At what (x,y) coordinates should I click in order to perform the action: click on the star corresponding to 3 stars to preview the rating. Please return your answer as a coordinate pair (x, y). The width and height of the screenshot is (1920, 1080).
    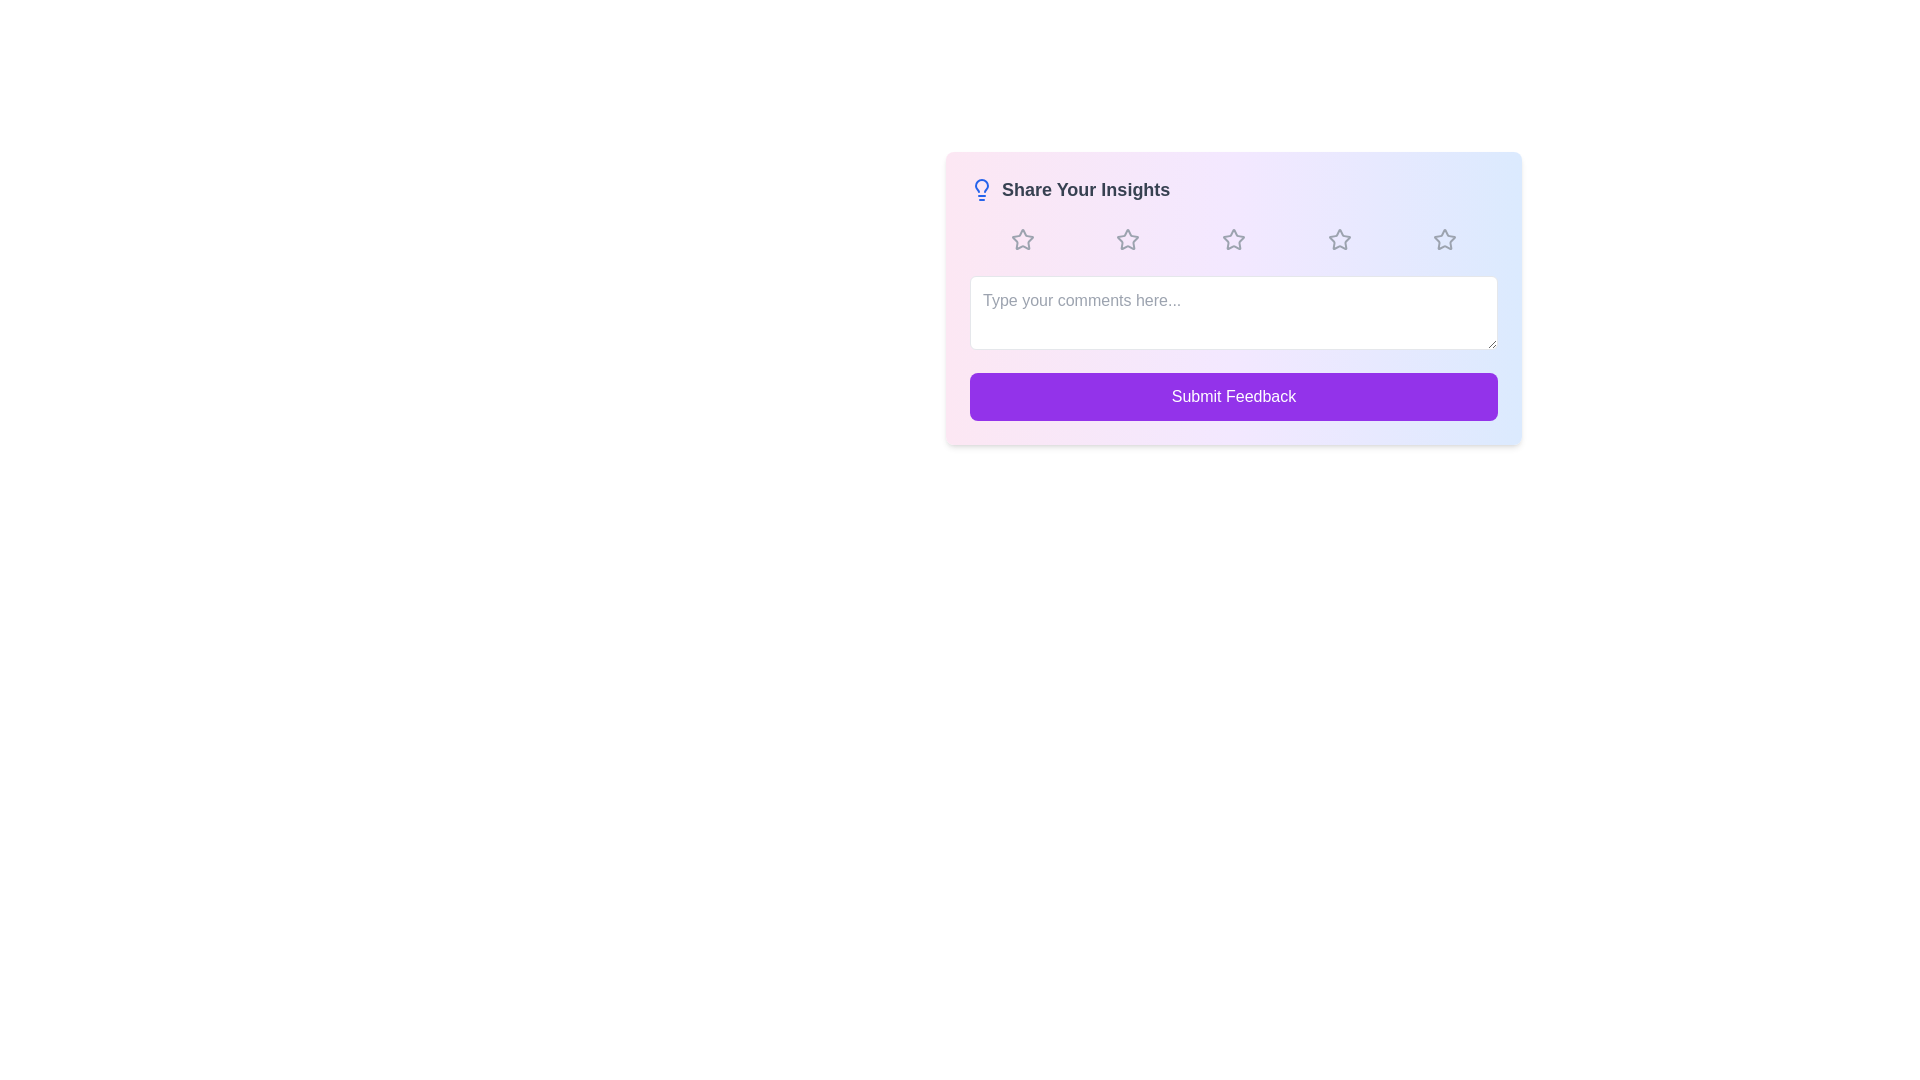
    Looking at the image, I should click on (1232, 238).